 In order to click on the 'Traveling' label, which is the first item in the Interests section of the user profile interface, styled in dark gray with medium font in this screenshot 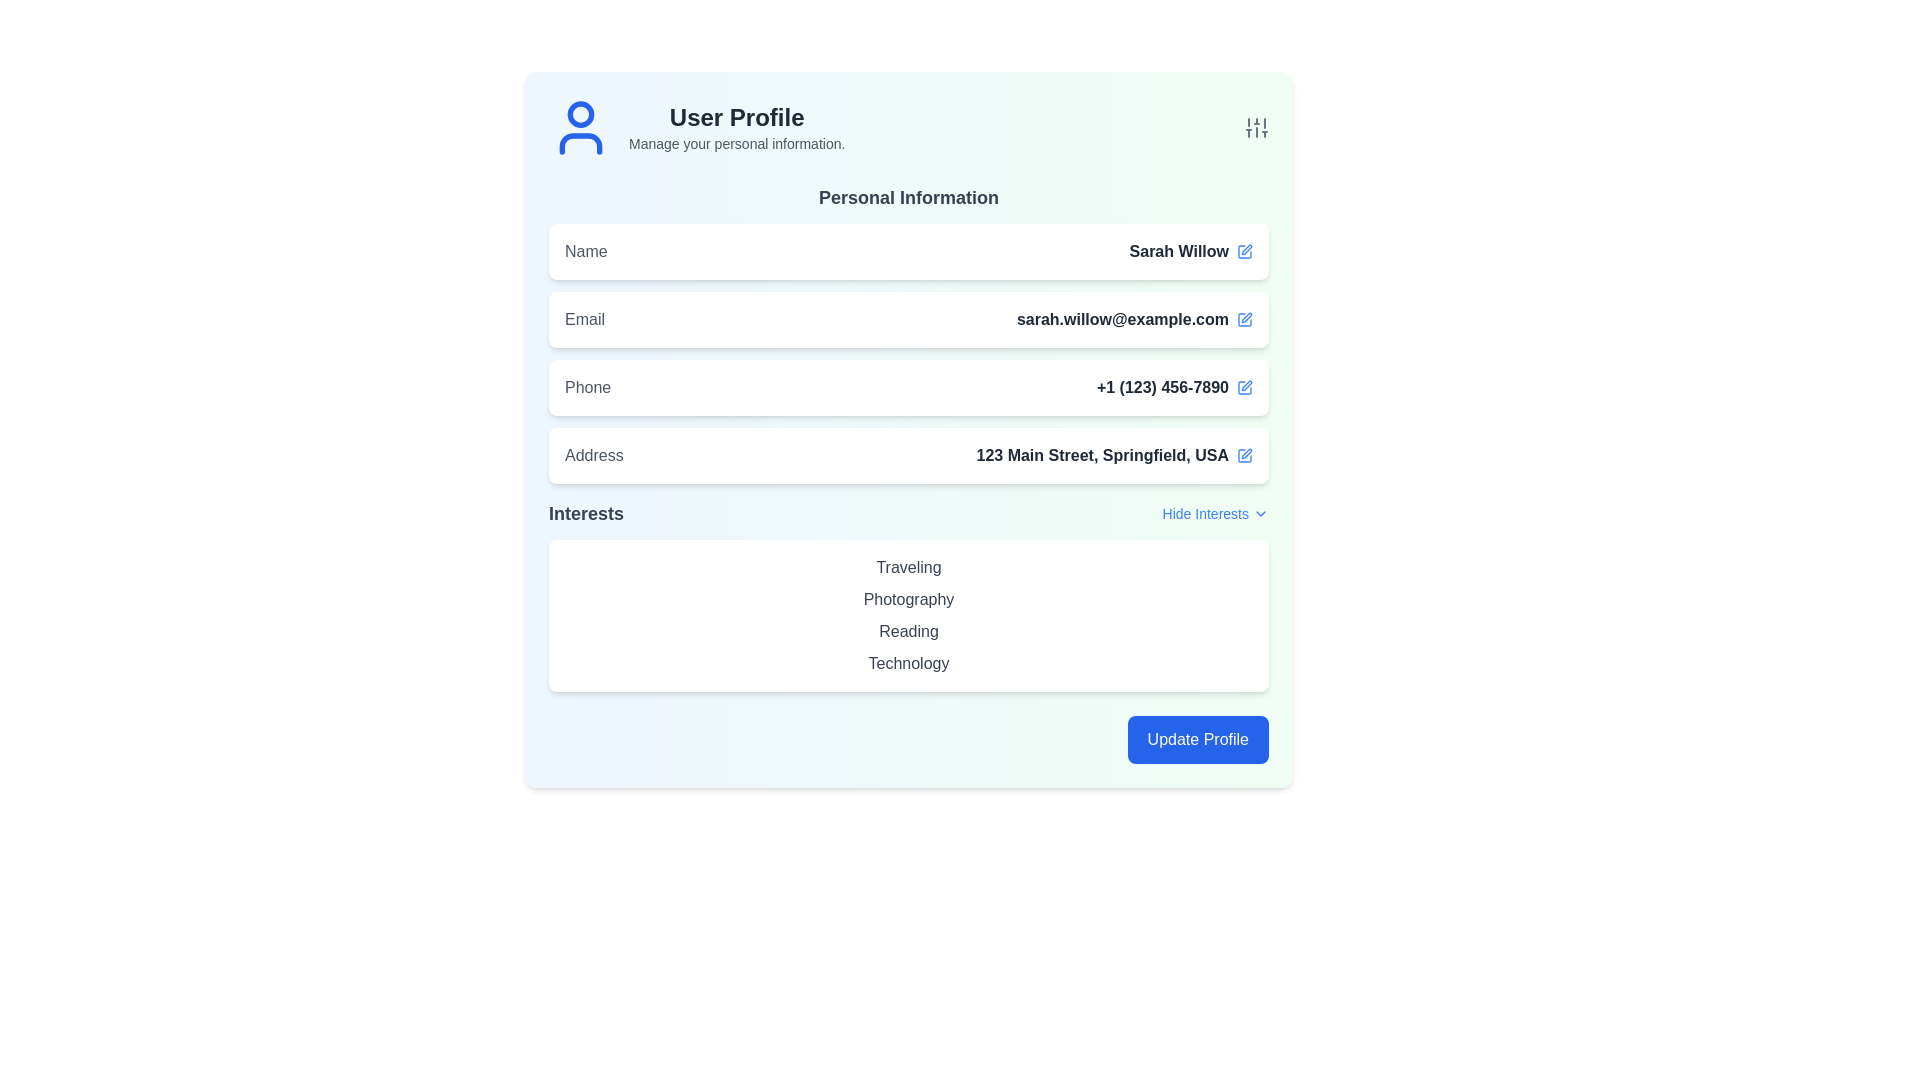, I will do `click(907, 567)`.